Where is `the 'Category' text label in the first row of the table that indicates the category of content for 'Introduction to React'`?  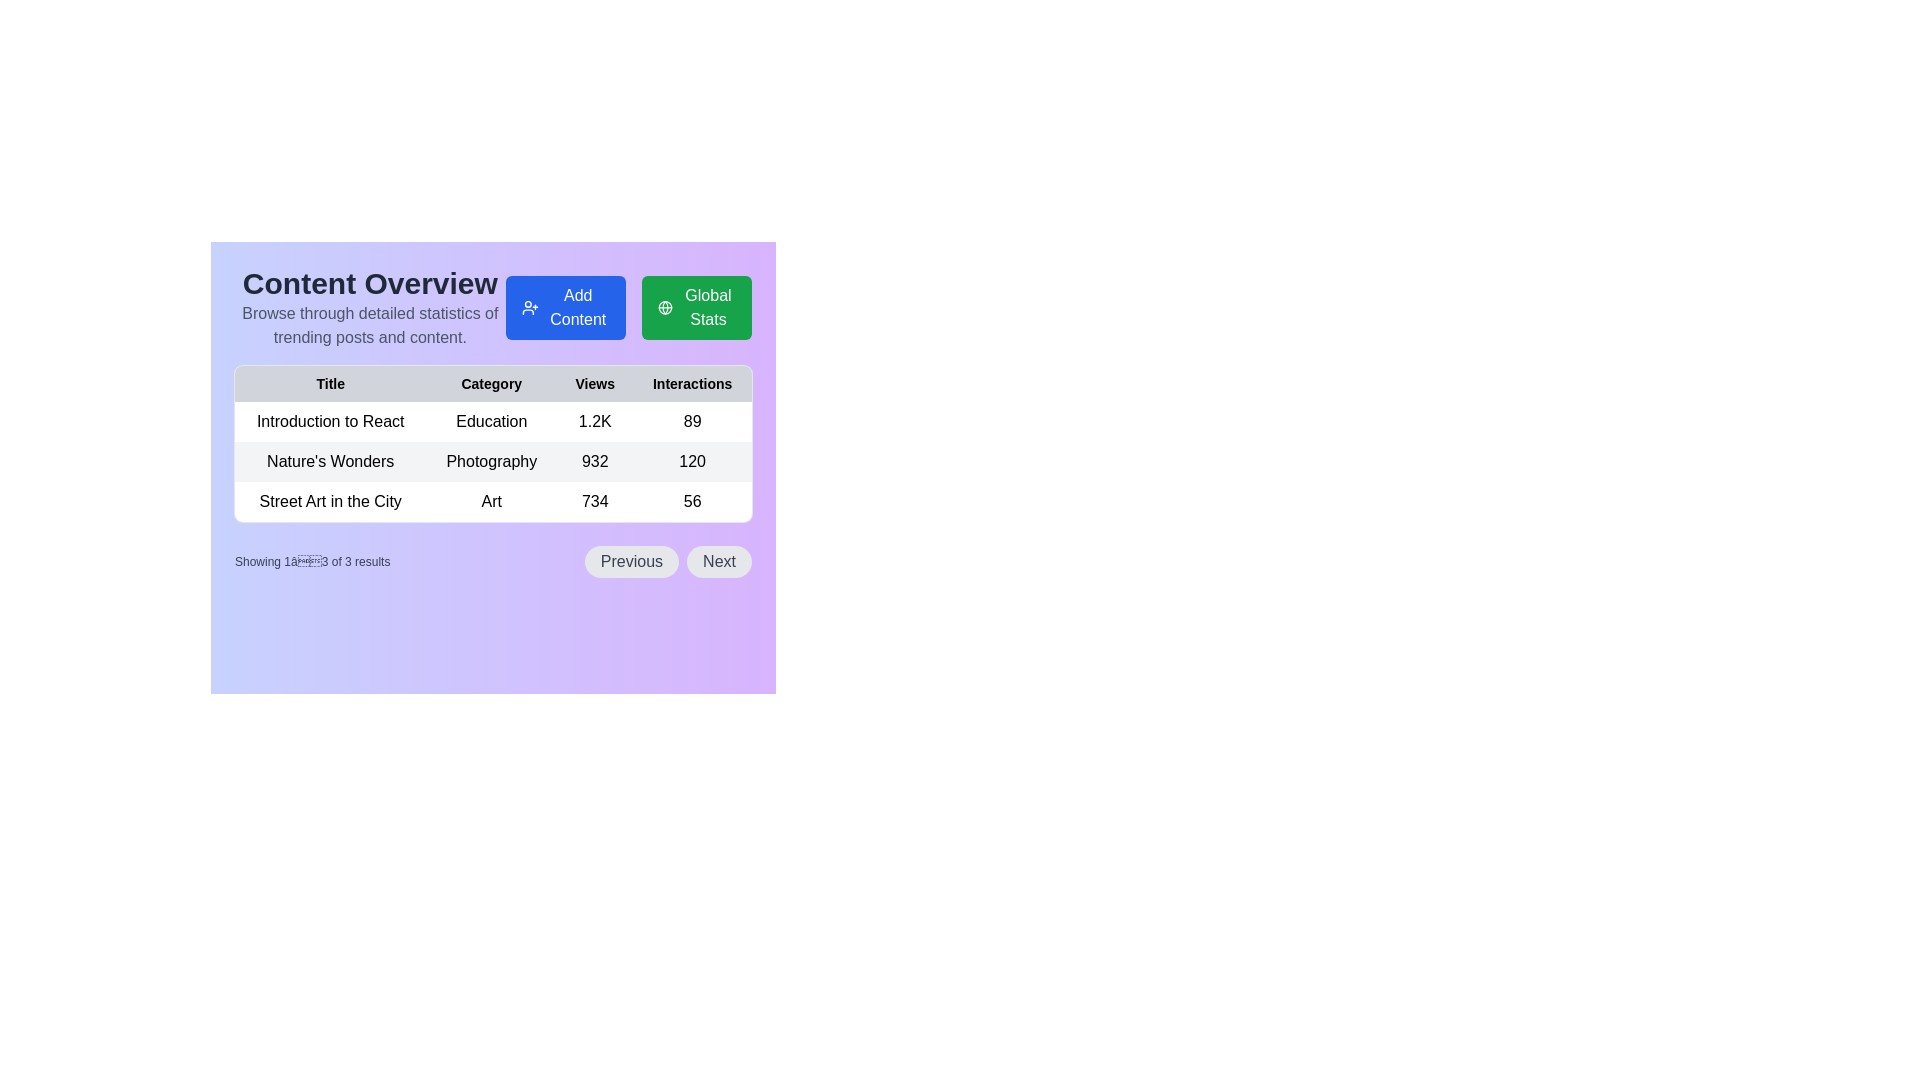 the 'Category' text label in the first row of the table that indicates the category of content for 'Introduction to React' is located at coordinates (491, 420).